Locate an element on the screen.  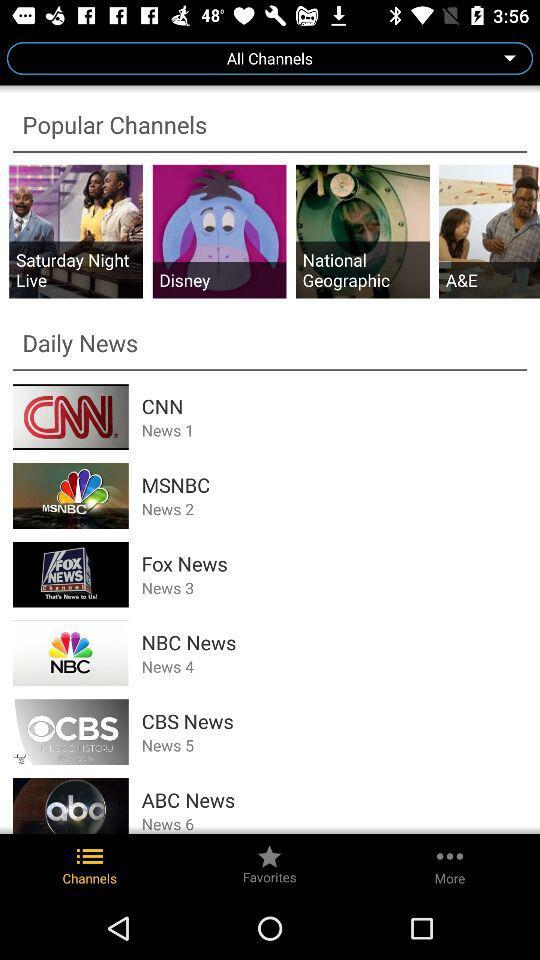
icon above   daily news item is located at coordinates (361, 268).